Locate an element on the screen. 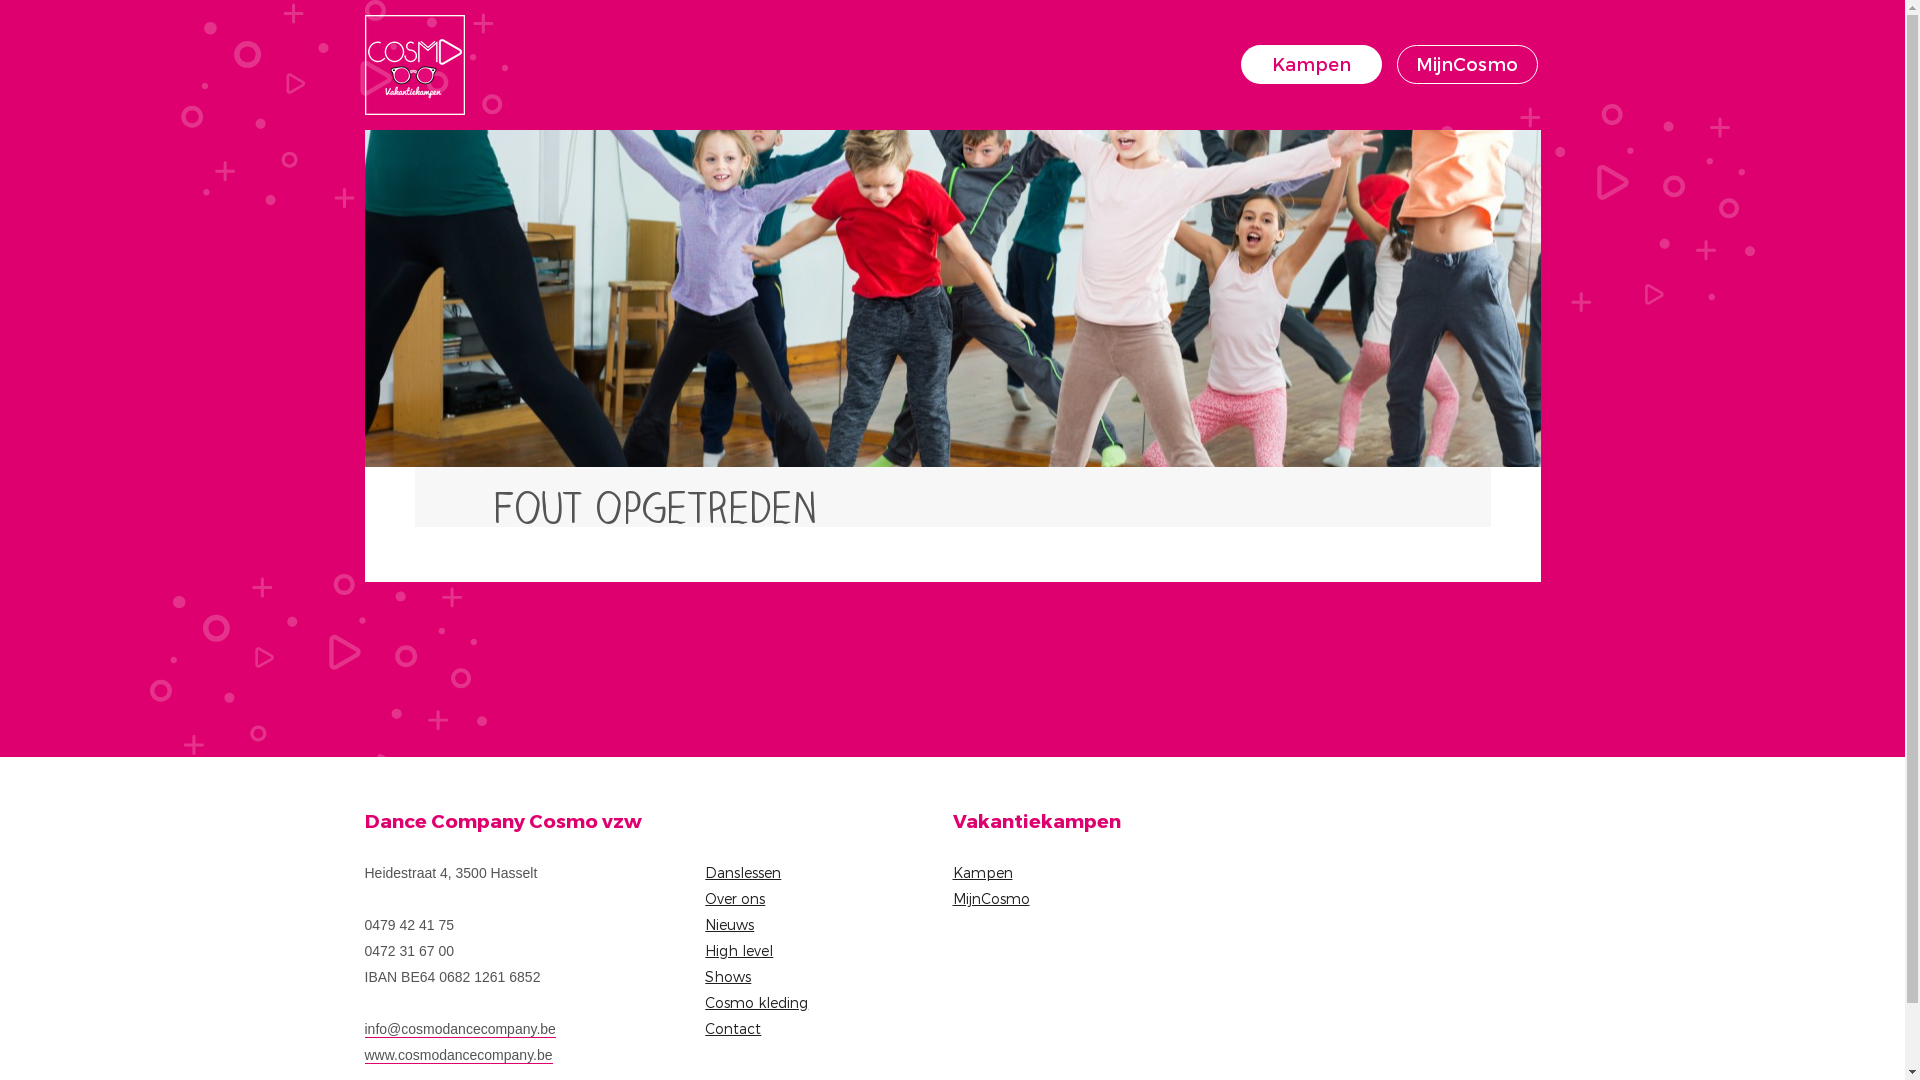 The width and height of the screenshot is (1920, 1080). 'Nieuws' is located at coordinates (728, 924).